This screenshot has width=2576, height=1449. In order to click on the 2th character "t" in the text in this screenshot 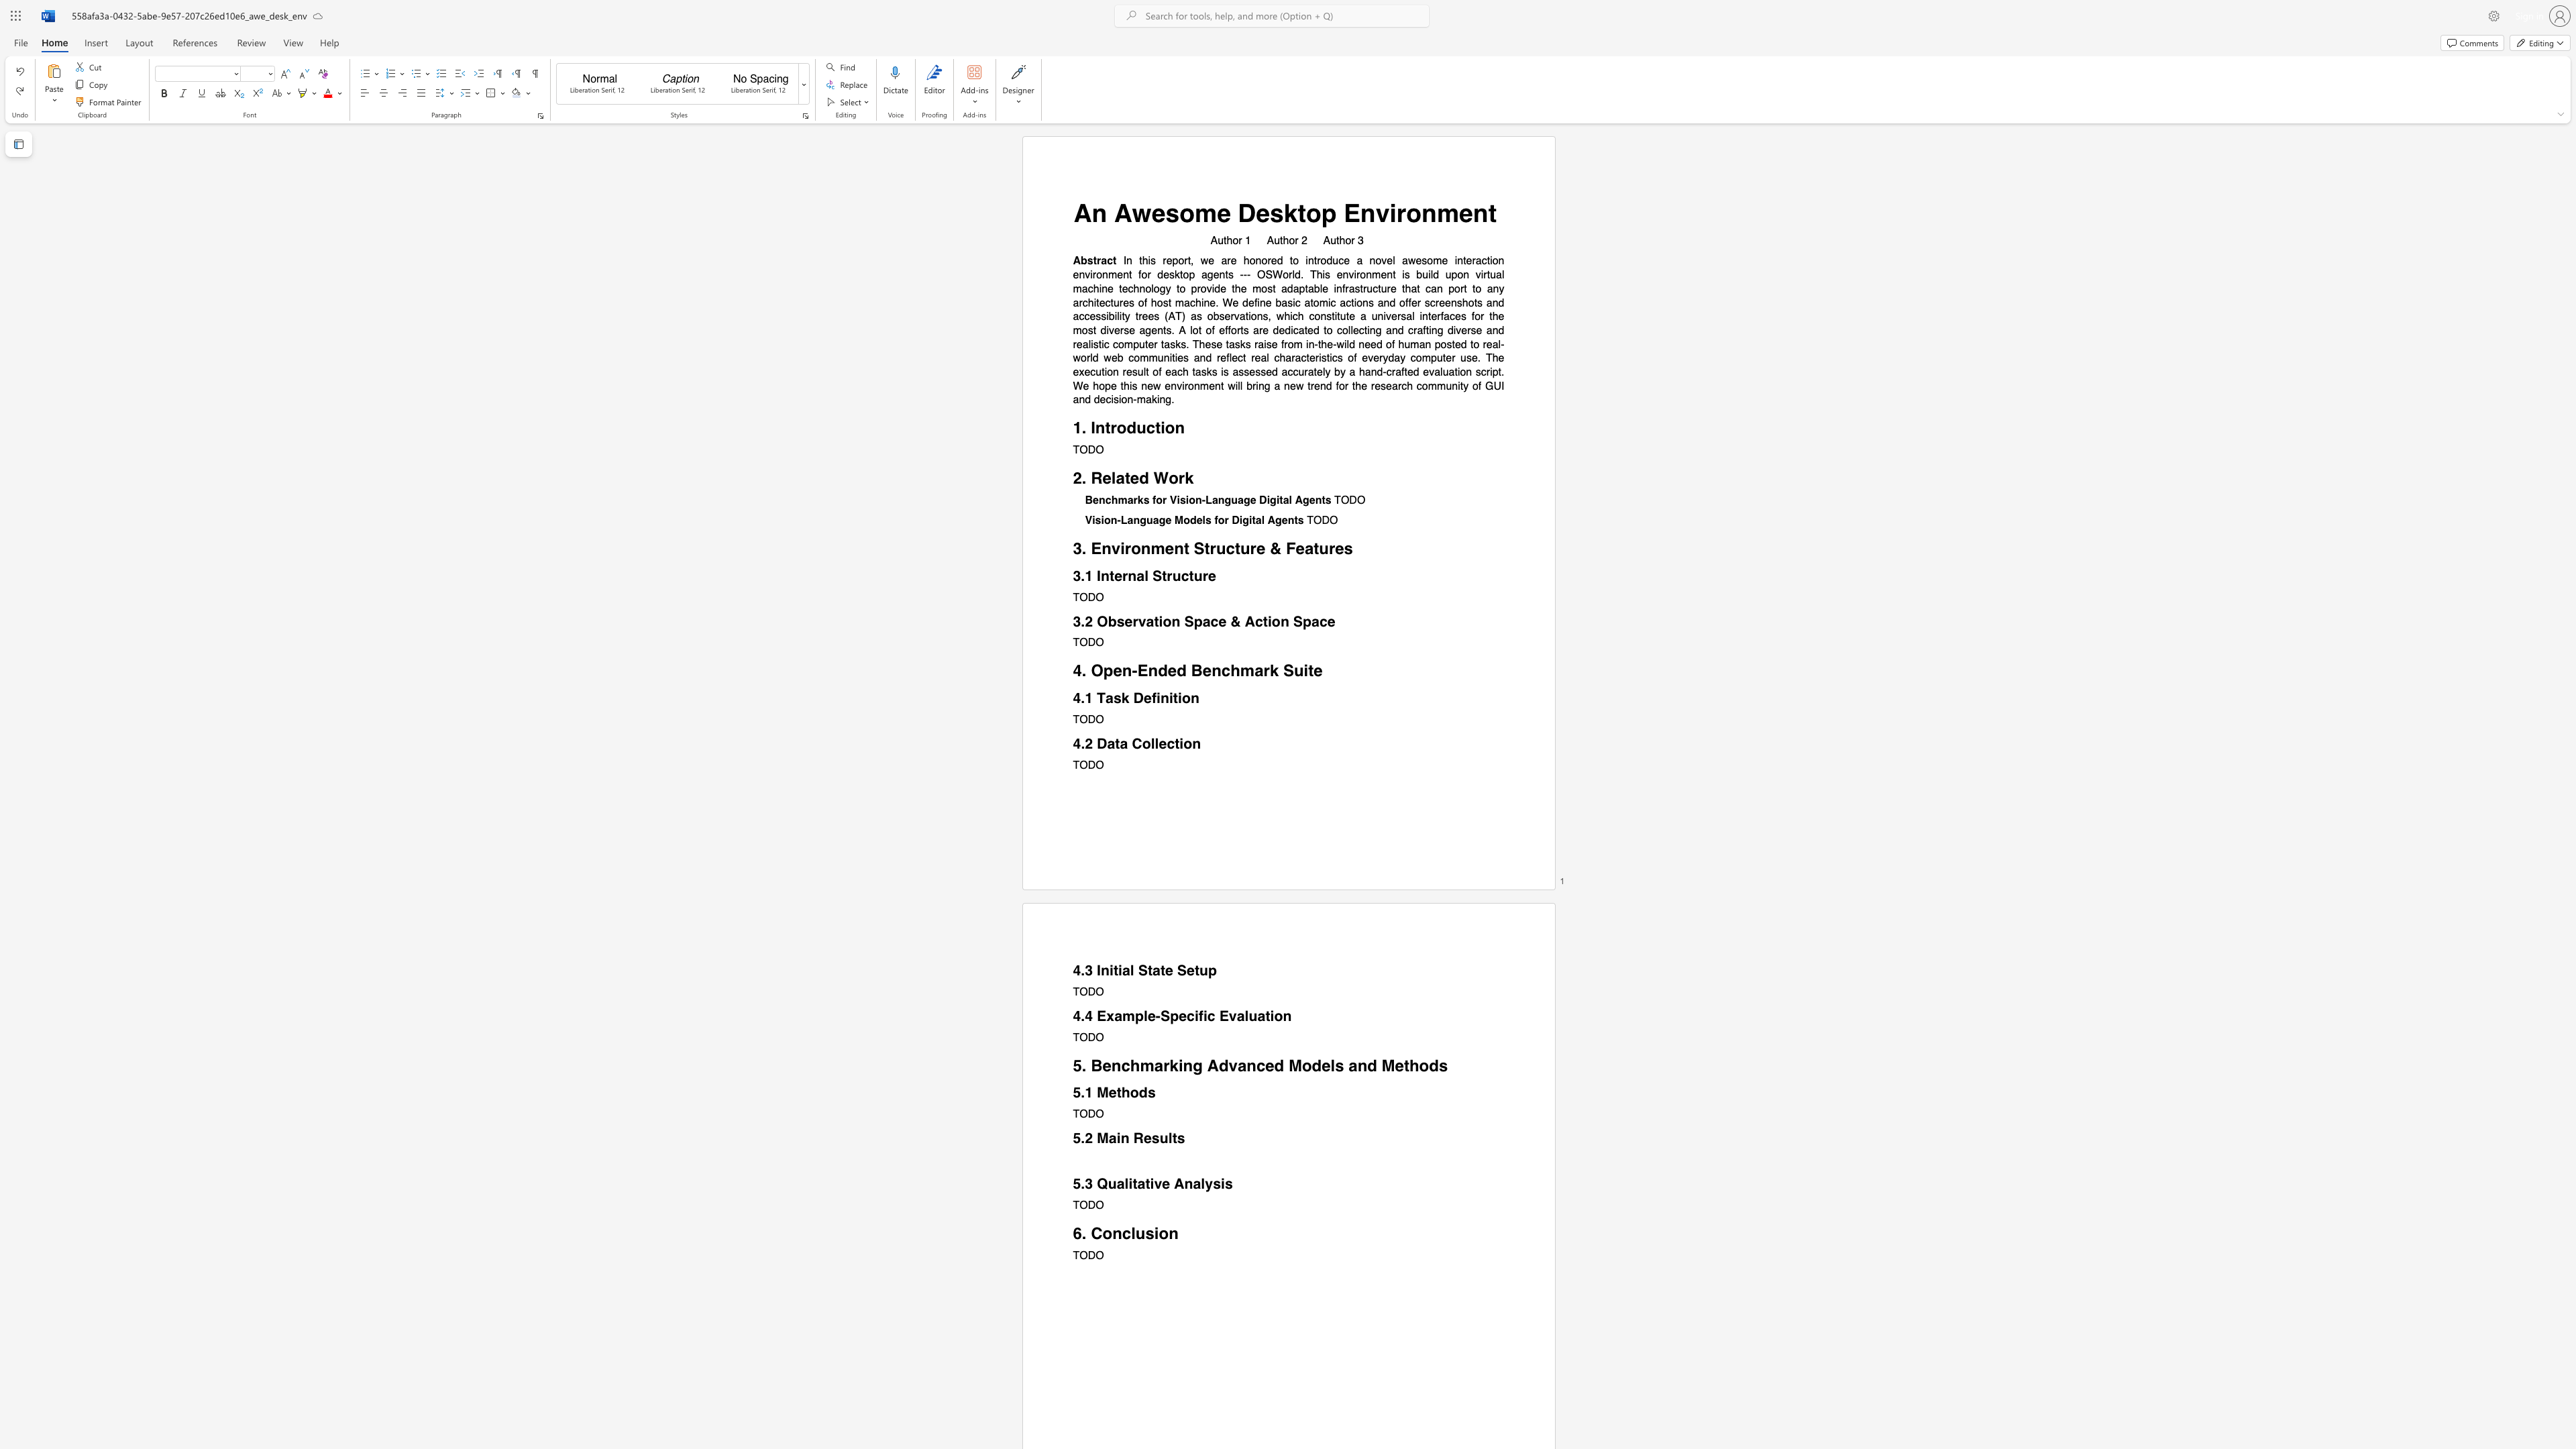, I will do `click(1296, 520)`.